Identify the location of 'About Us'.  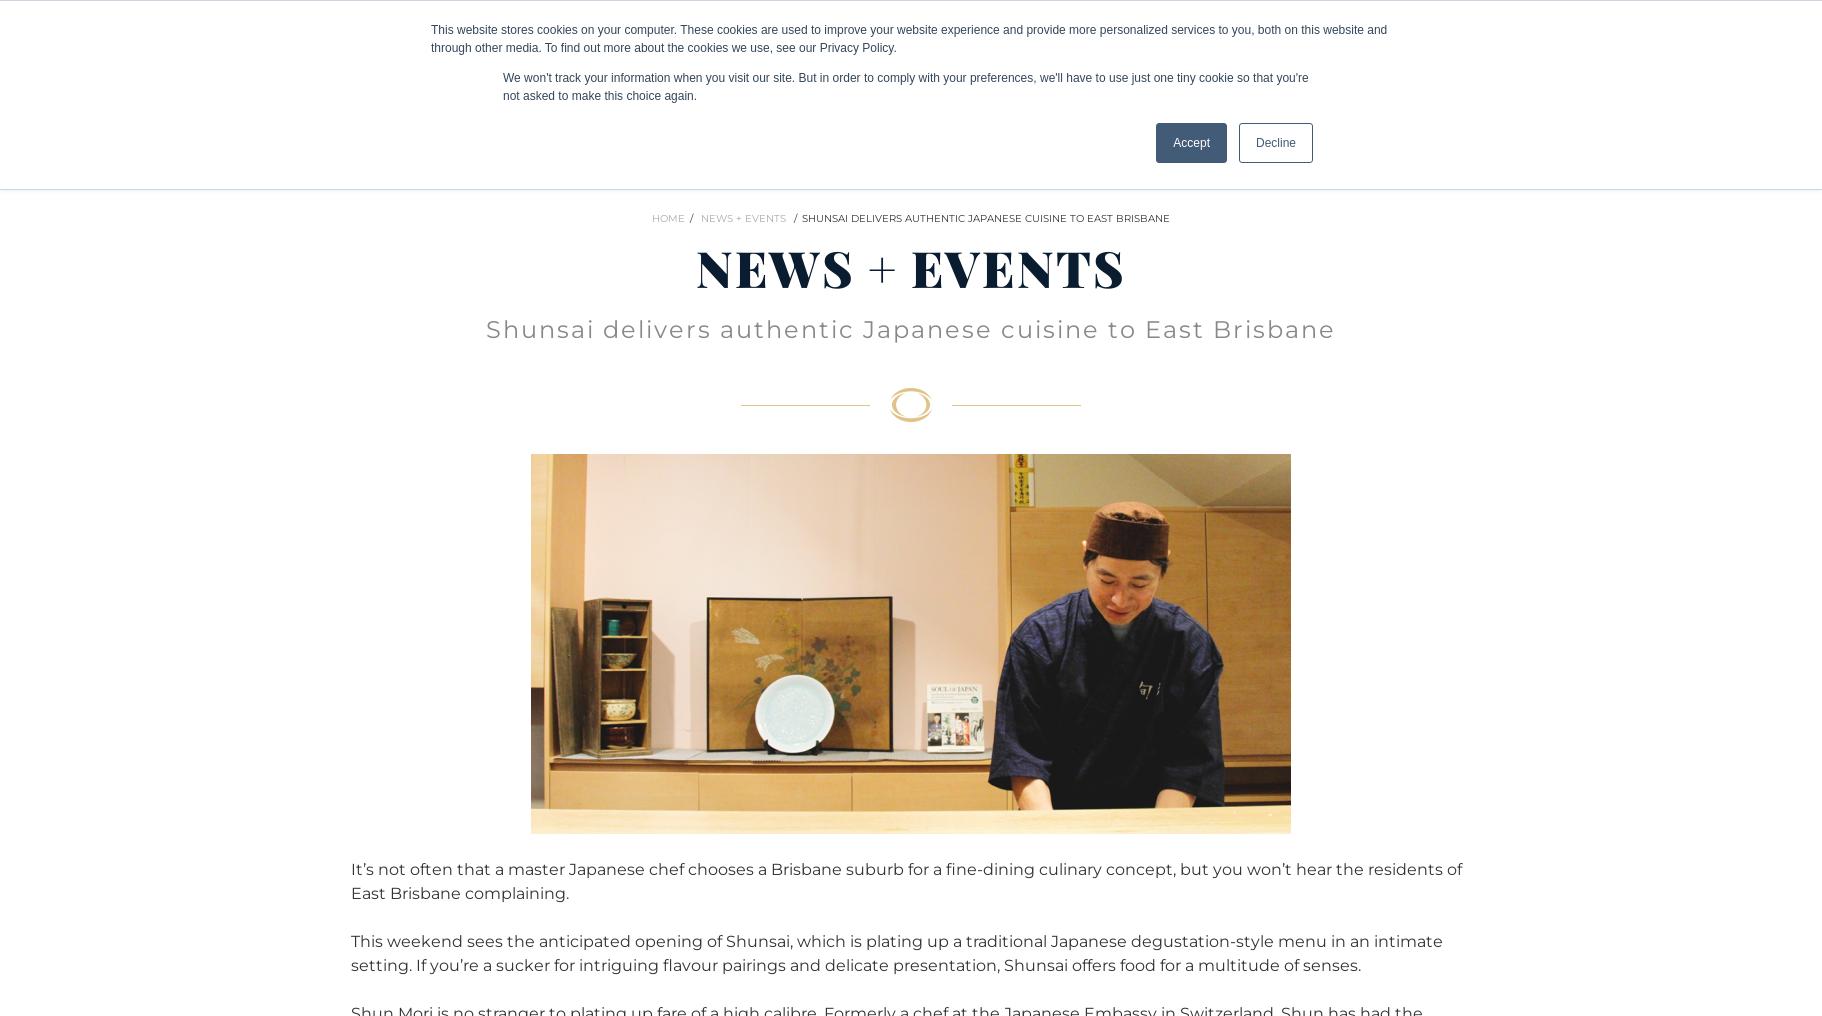
(1217, 38).